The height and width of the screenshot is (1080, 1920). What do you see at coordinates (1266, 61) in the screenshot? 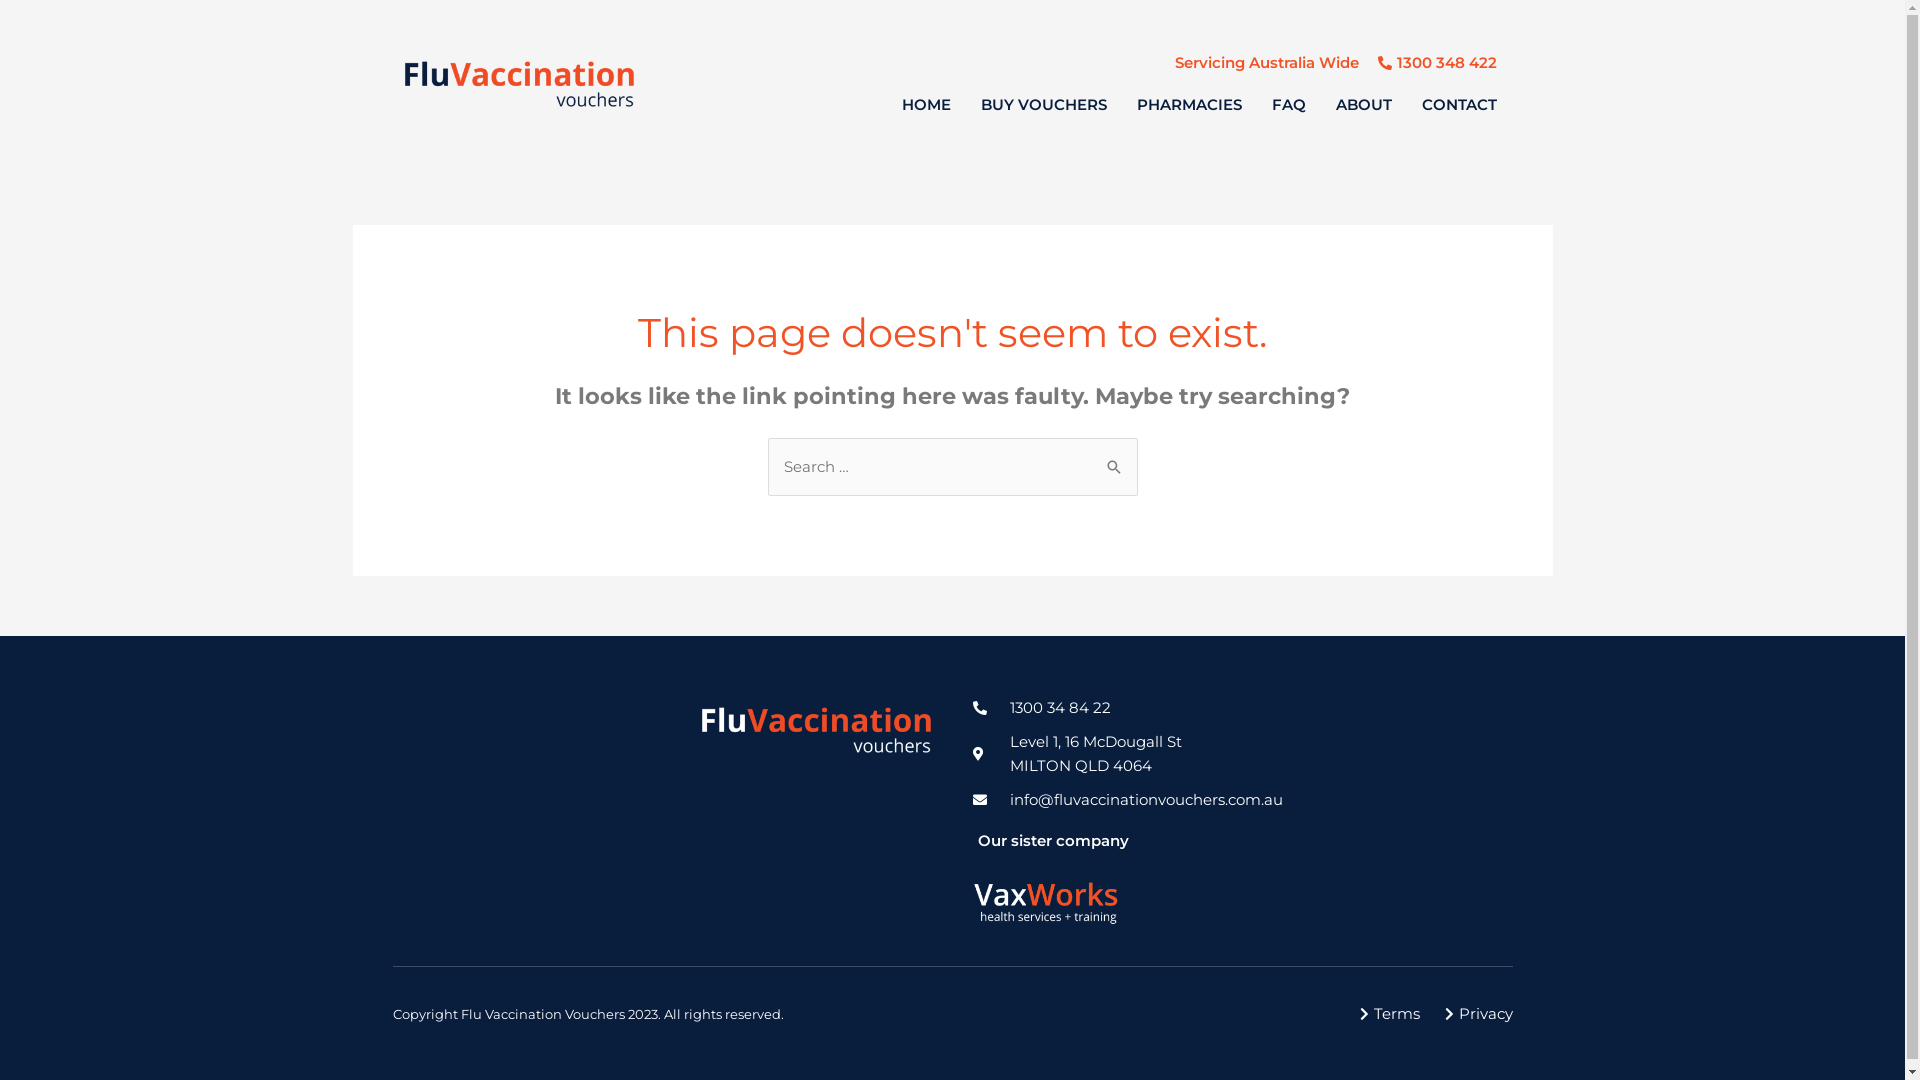
I see `'Servicing Australia Wide'` at bounding box center [1266, 61].